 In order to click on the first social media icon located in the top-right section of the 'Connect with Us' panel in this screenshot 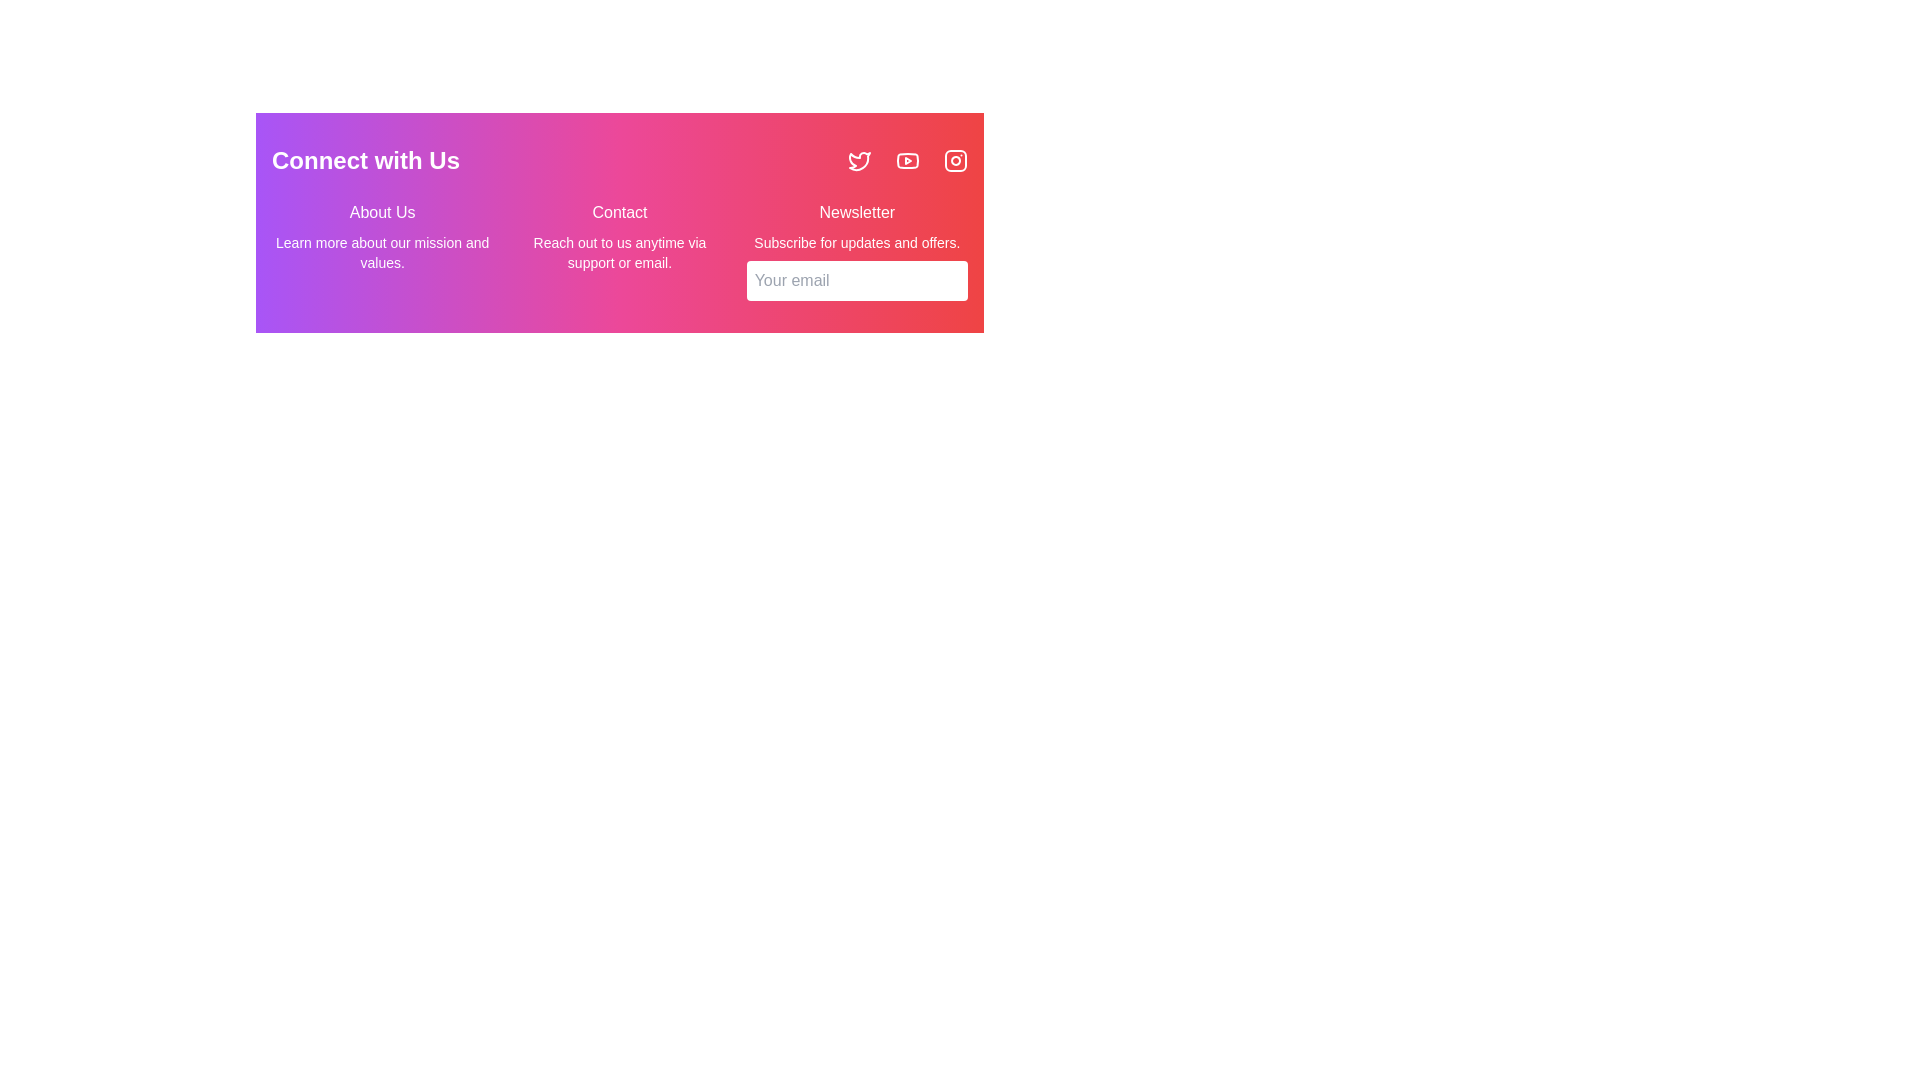, I will do `click(859, 160)`.